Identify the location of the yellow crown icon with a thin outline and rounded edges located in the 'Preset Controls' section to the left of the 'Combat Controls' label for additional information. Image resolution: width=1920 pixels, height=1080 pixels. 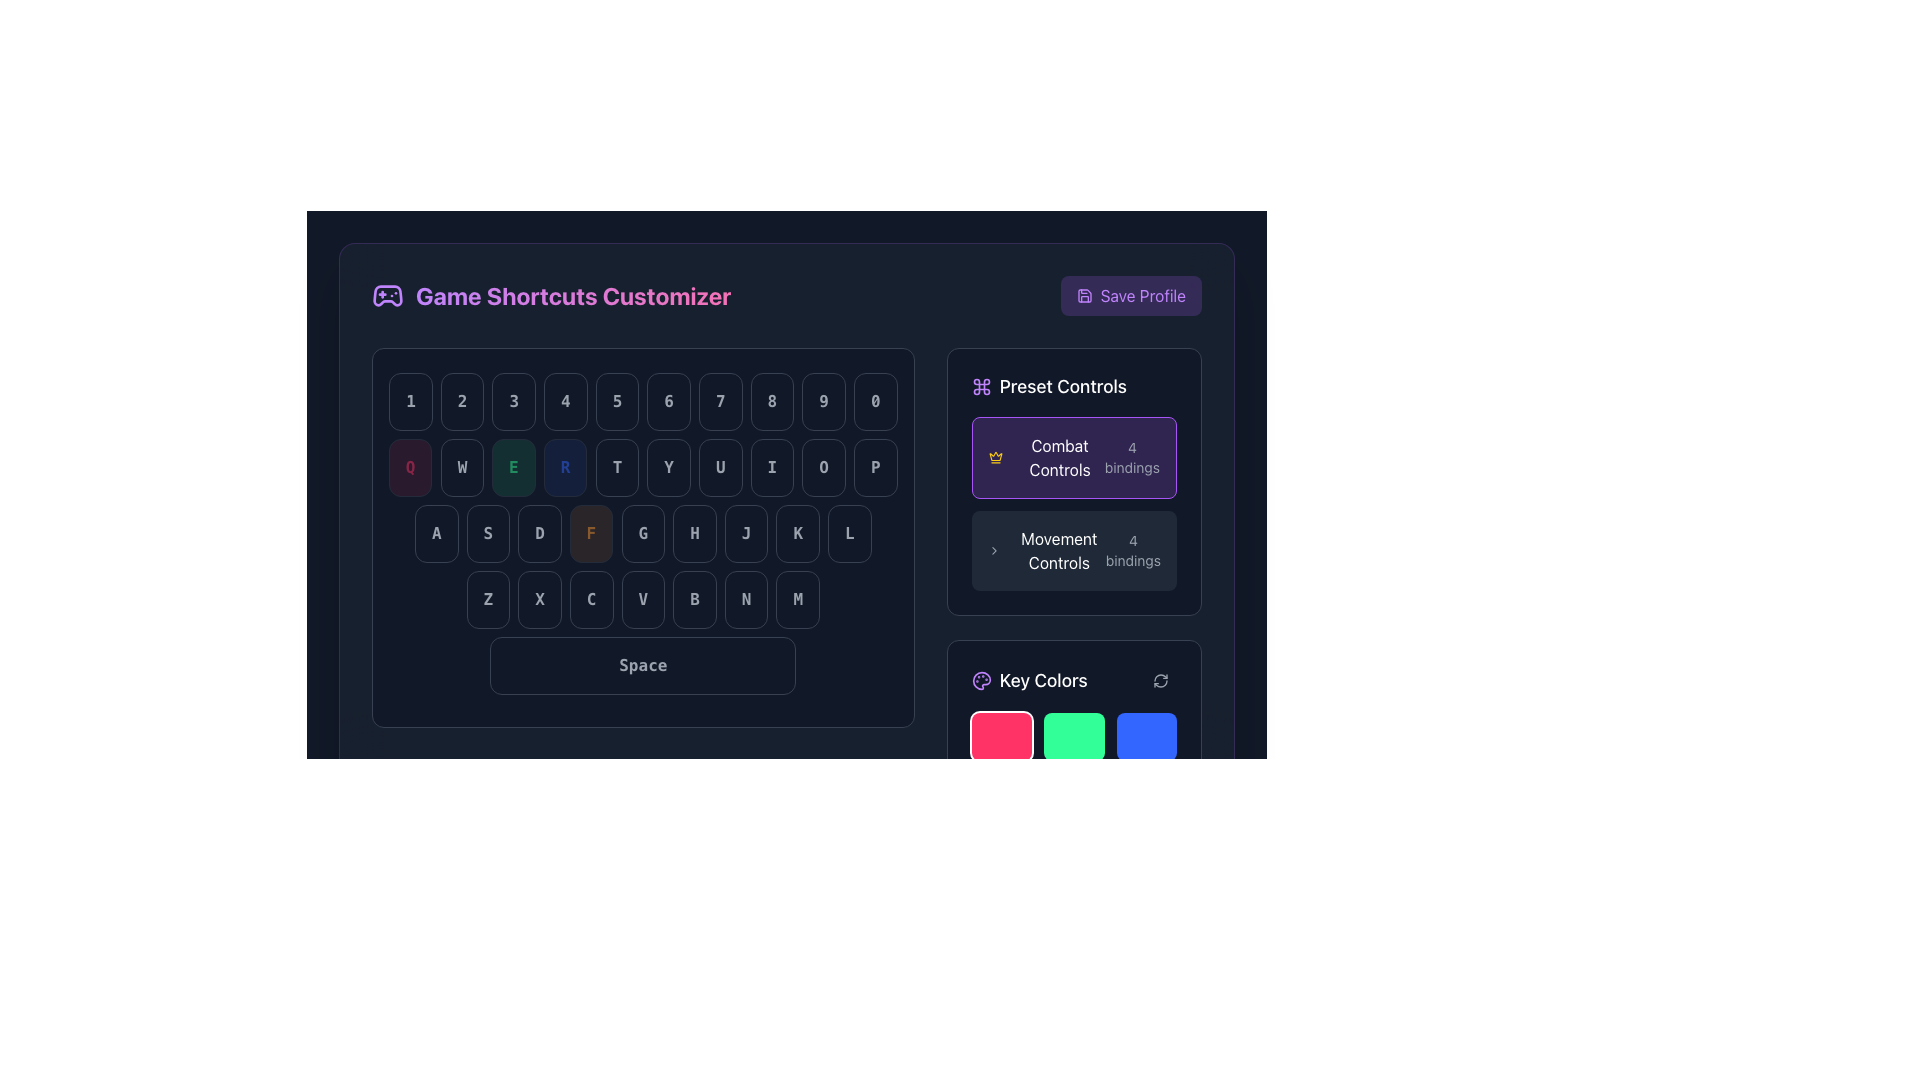
(995, 458).